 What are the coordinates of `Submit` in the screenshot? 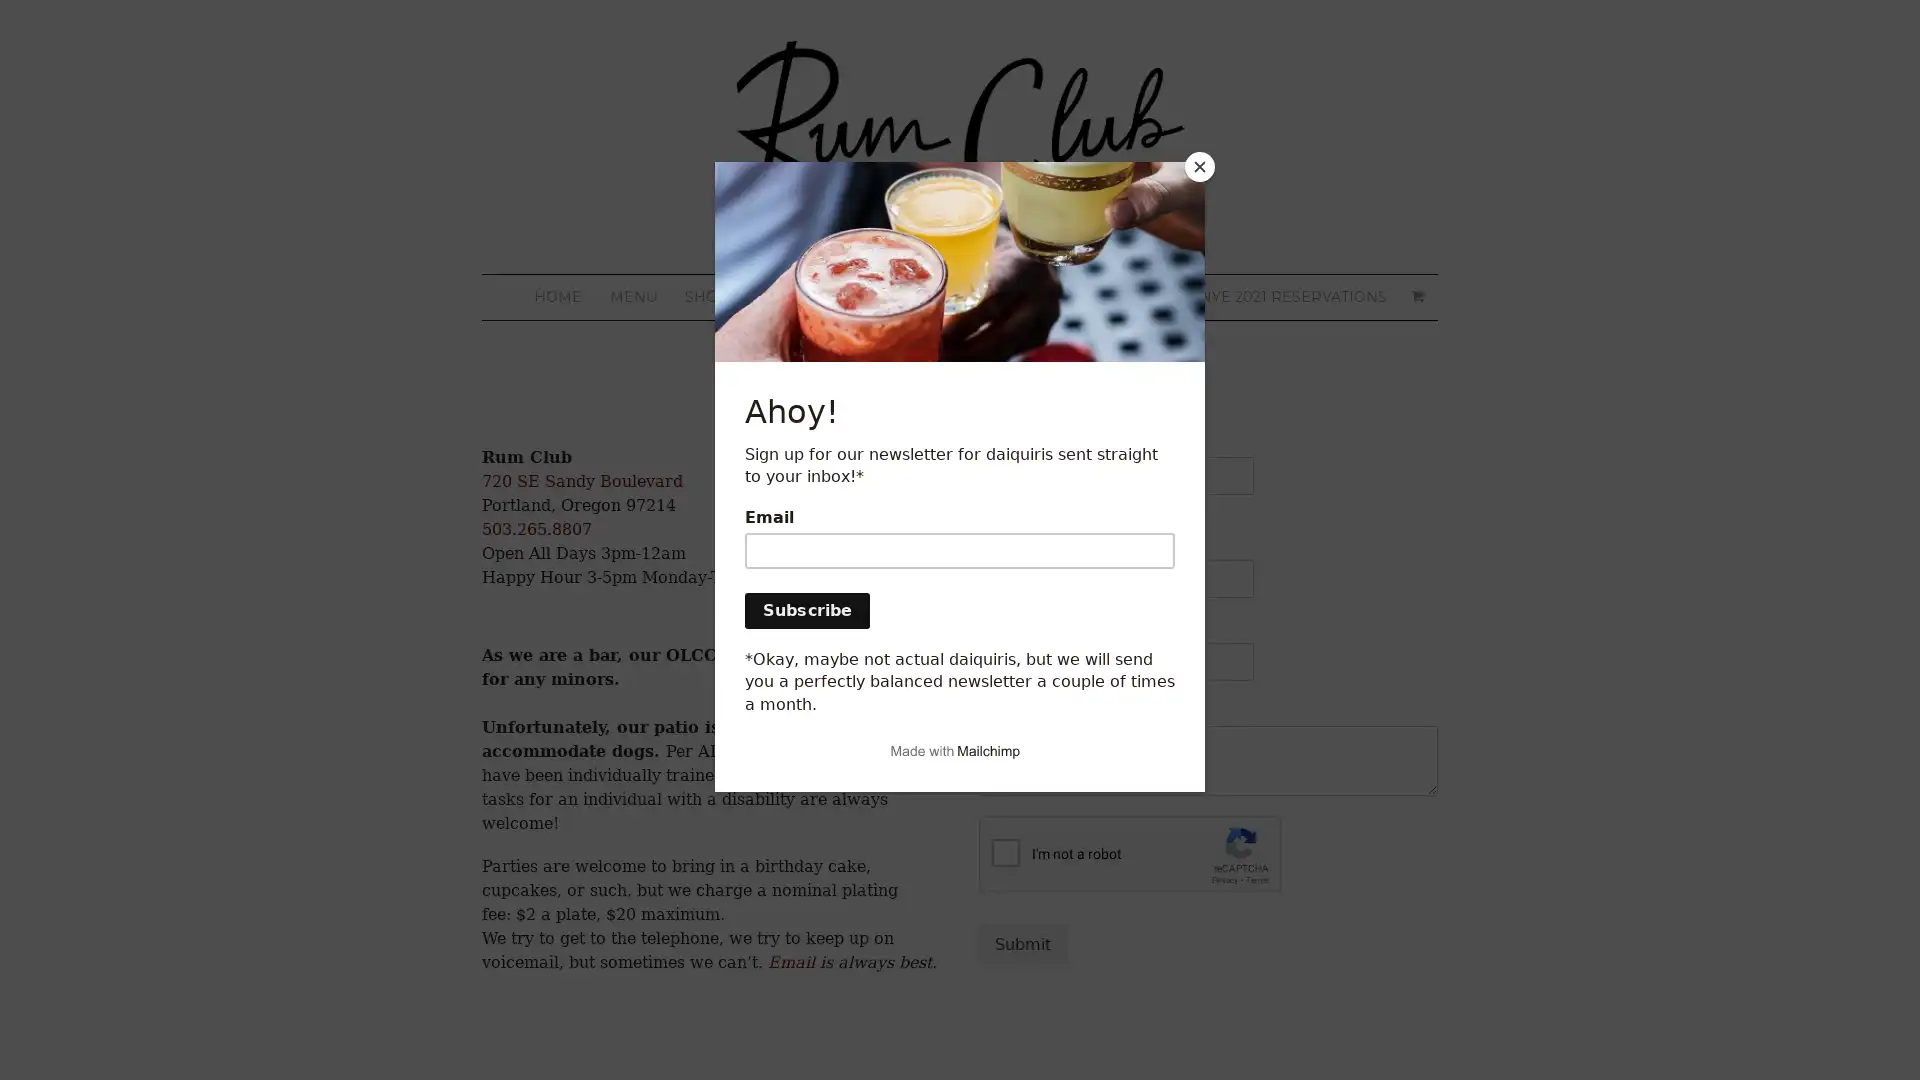 It's located at (1022, 944).